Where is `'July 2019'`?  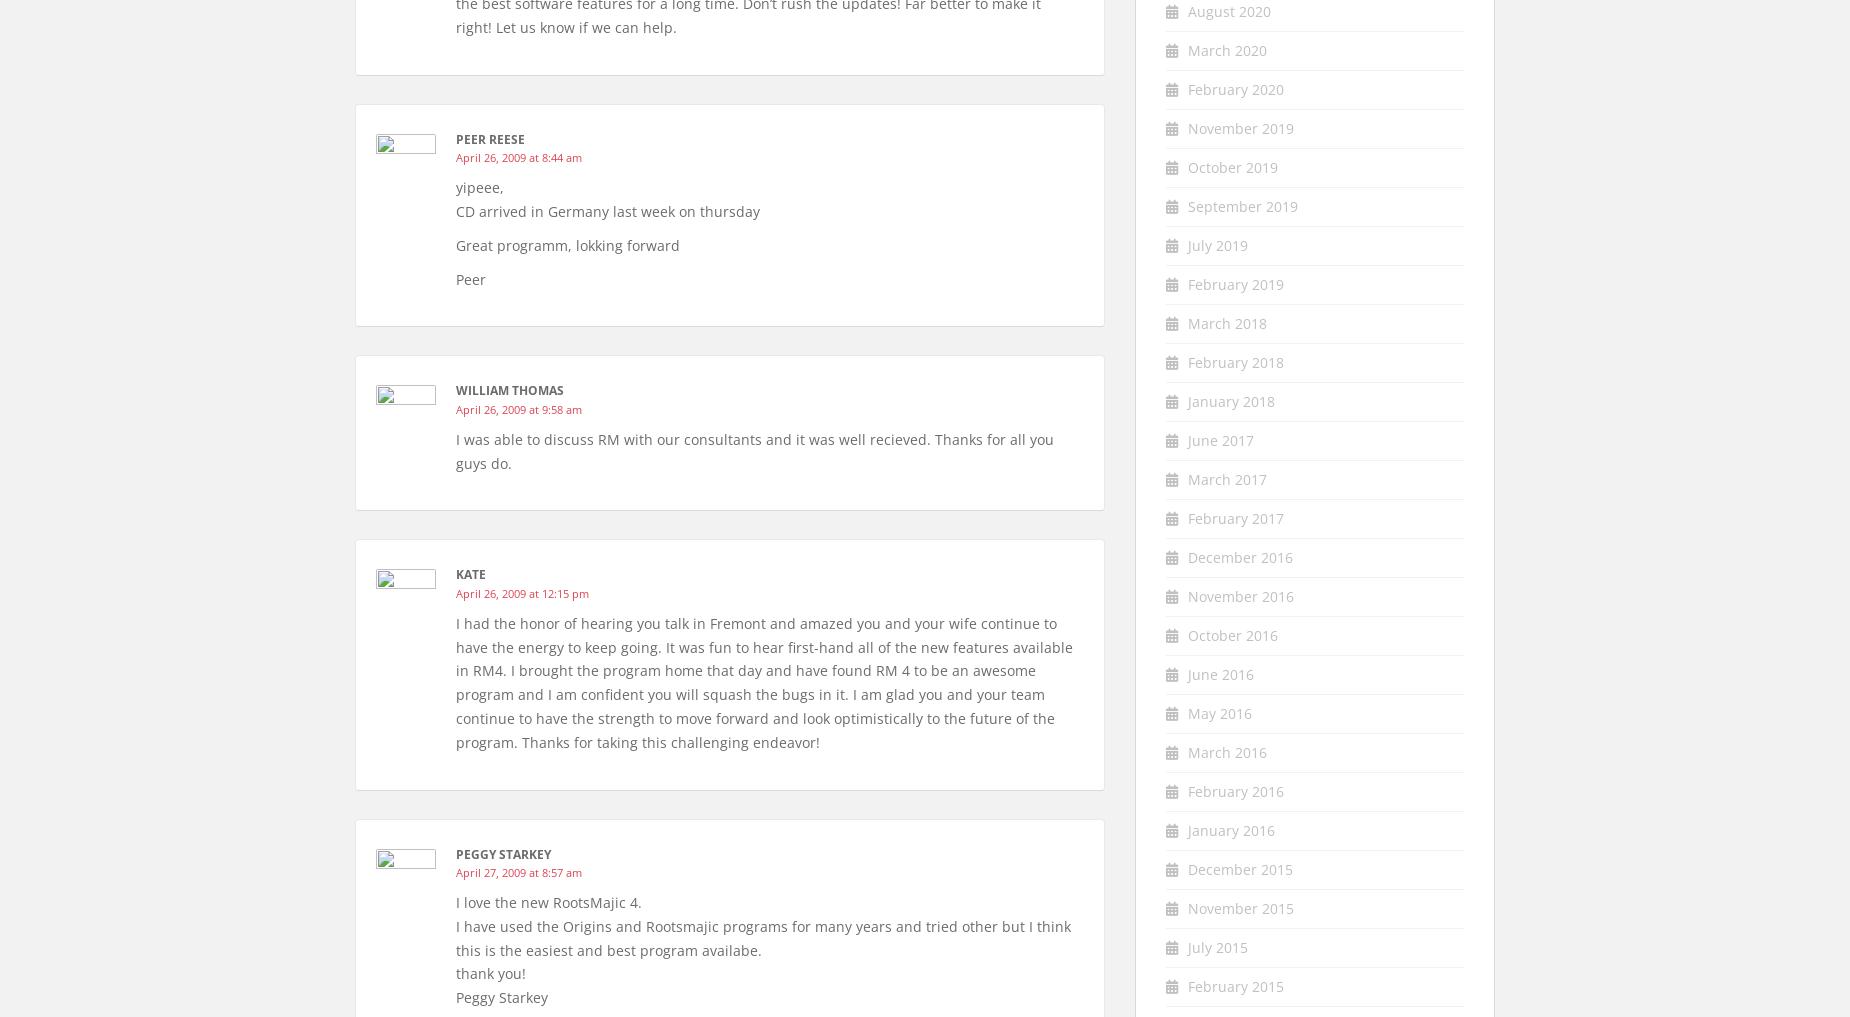 'July 2019' is located at coordinates (1217, 243).